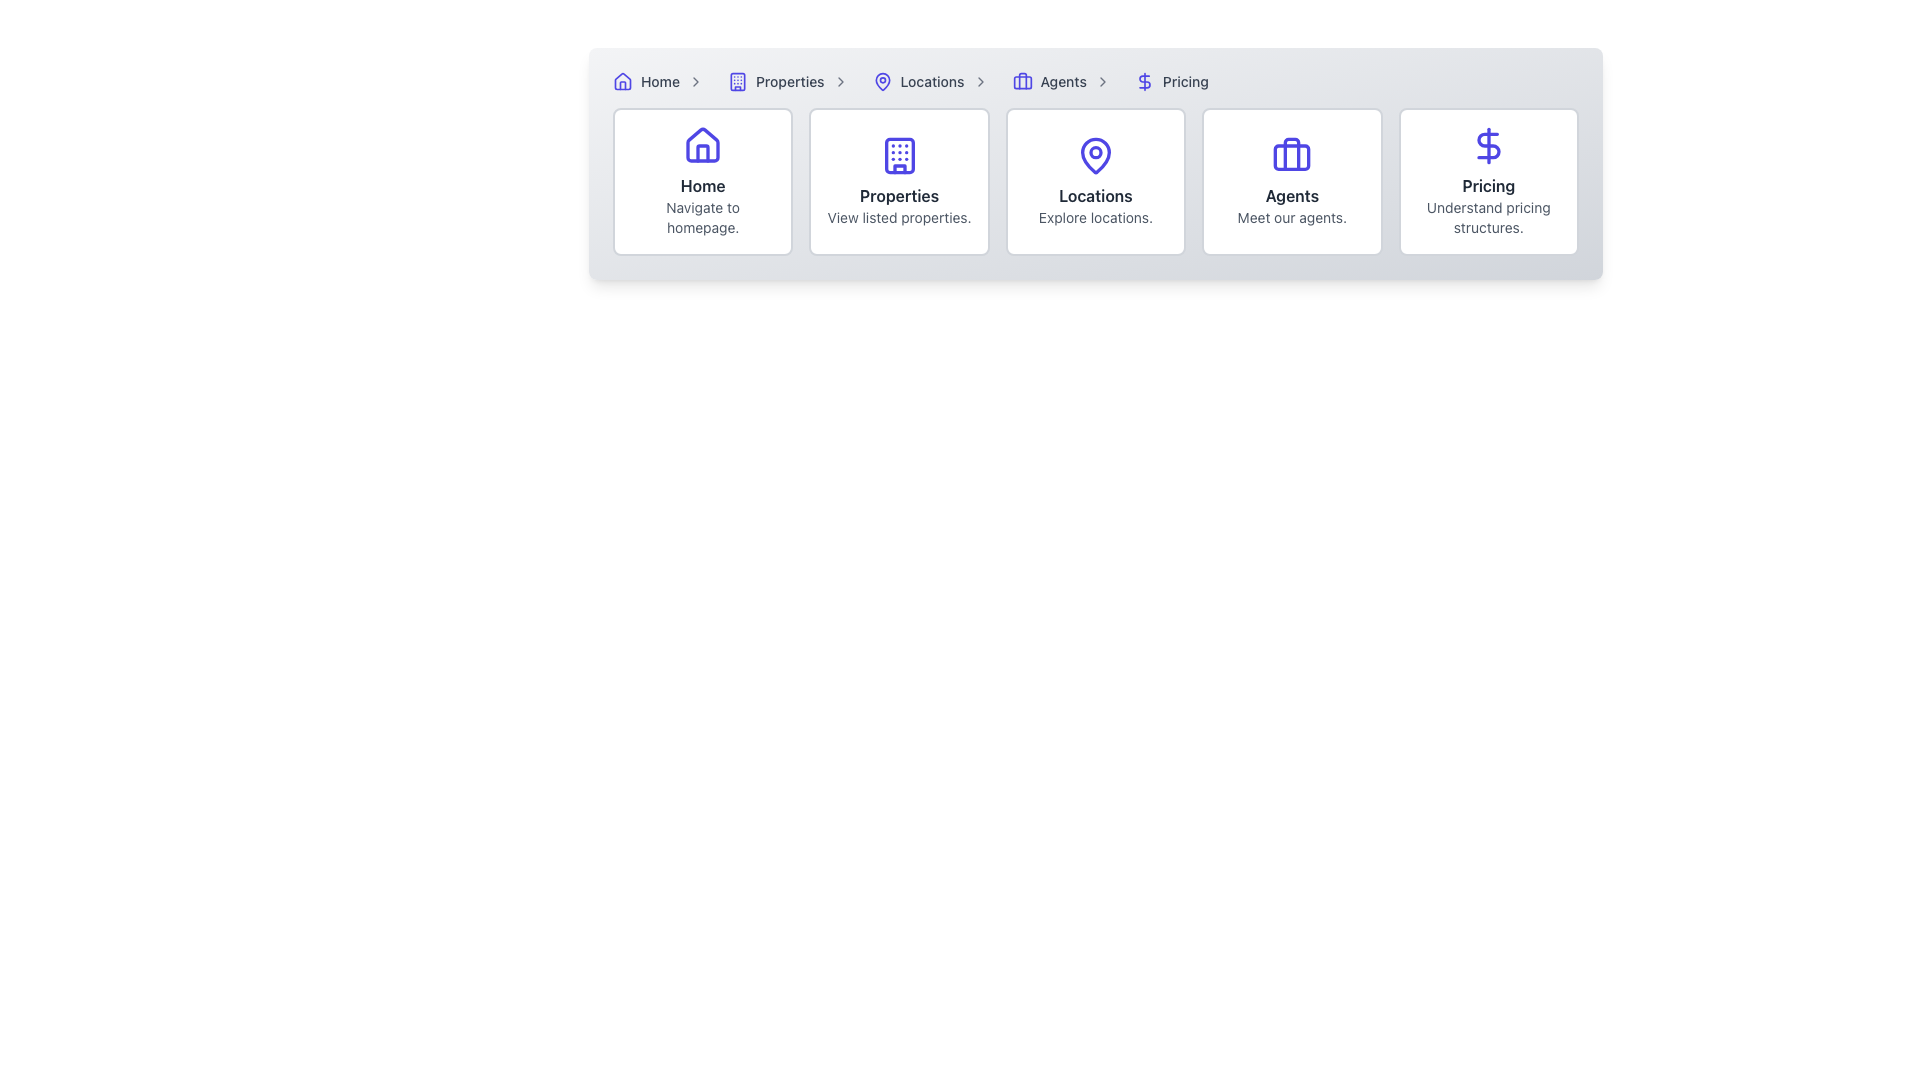  I want to click on the 'Pricing' navigational link located at the far right of the breadcrumb navigation bar, so click(1171, 80).